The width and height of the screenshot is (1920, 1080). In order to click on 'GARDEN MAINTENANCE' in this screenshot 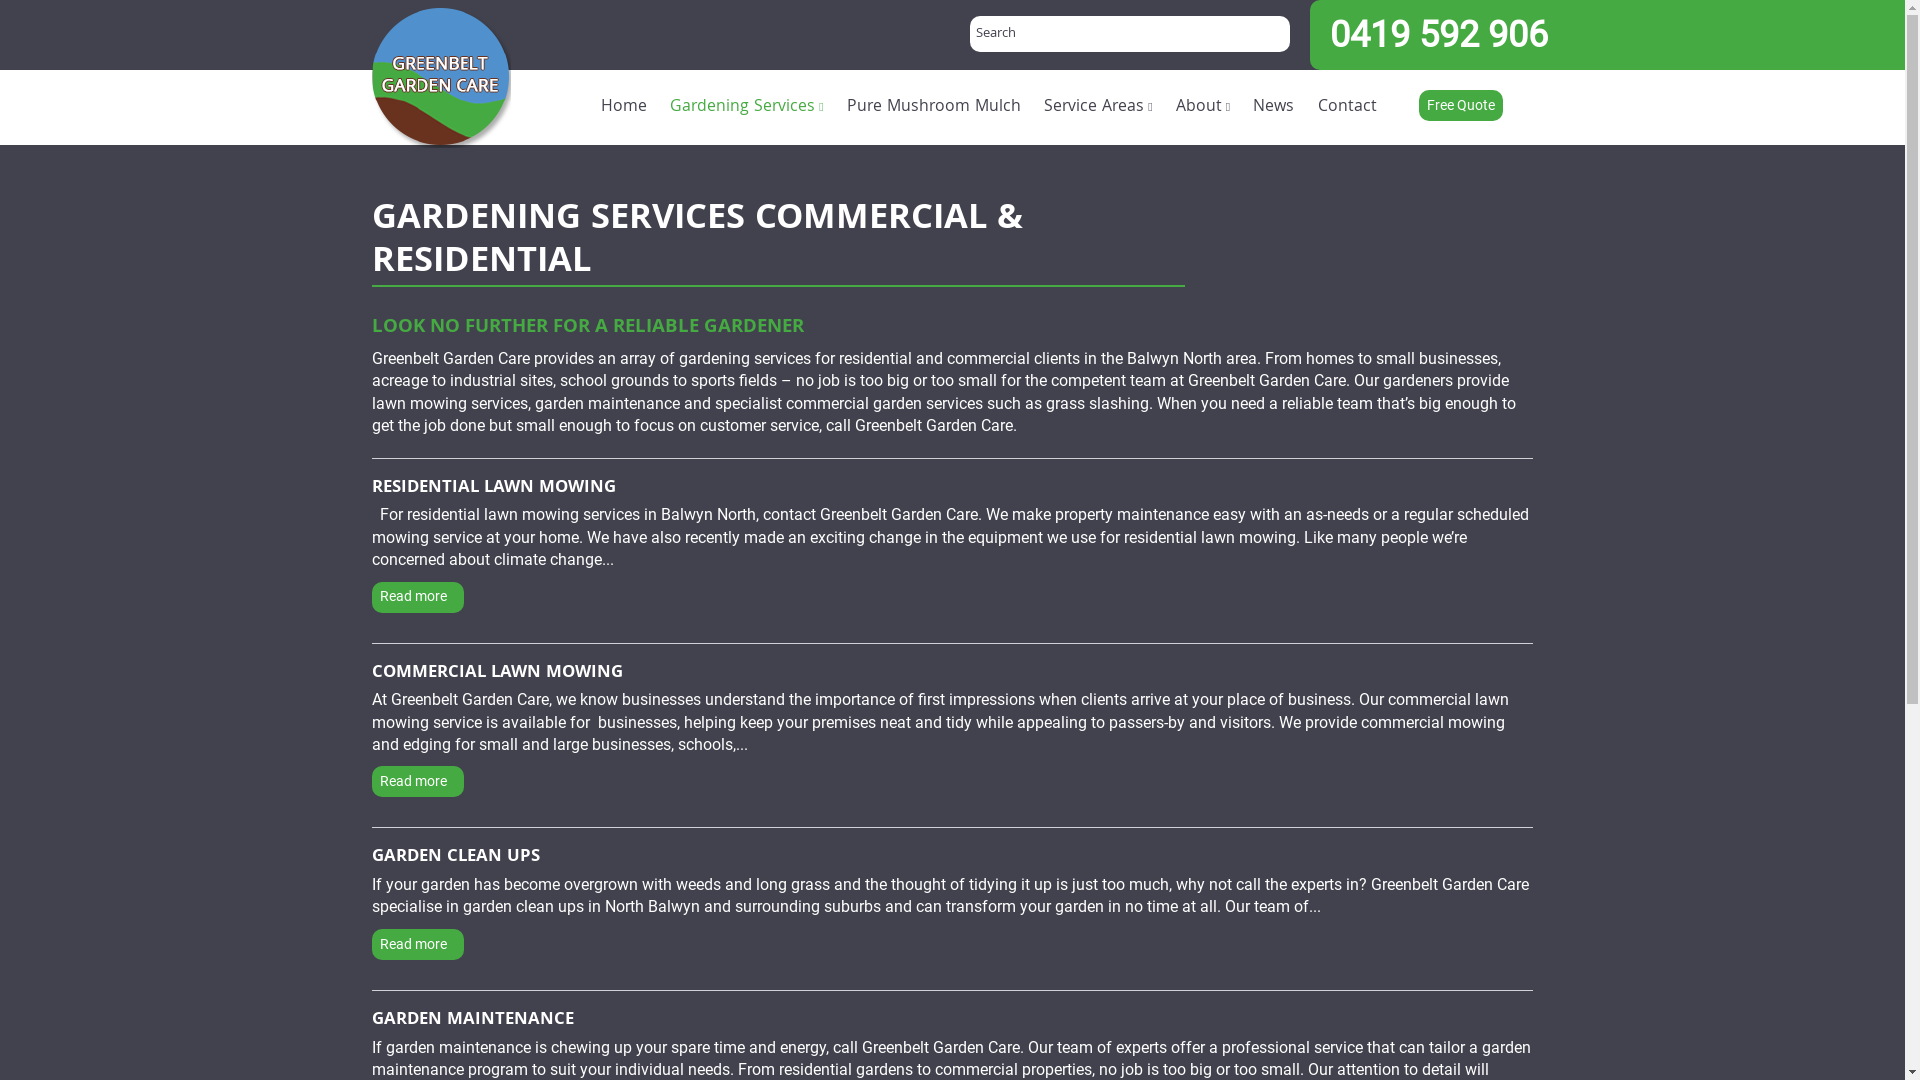, I will do `click(472, 1021)`.